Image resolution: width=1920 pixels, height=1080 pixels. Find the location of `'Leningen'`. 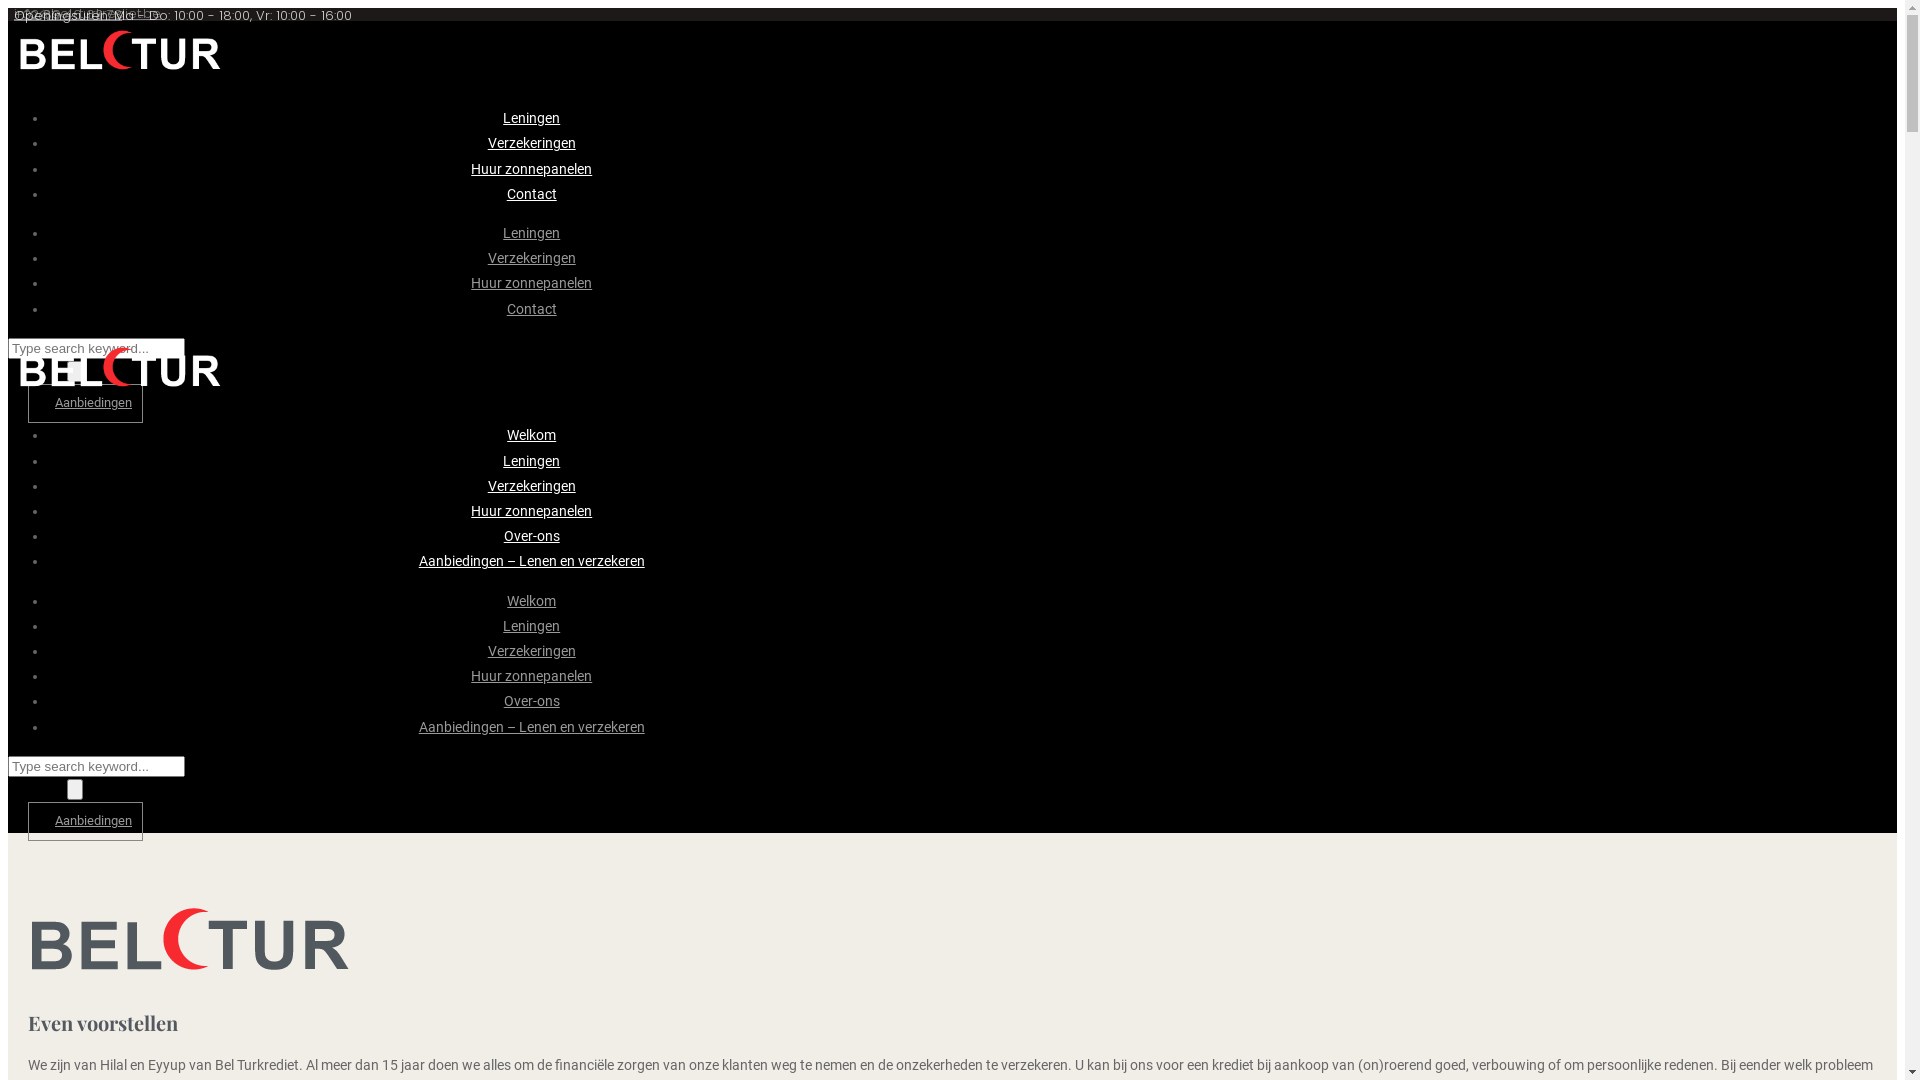

'Leningen' is located at coordinates (531, 231).